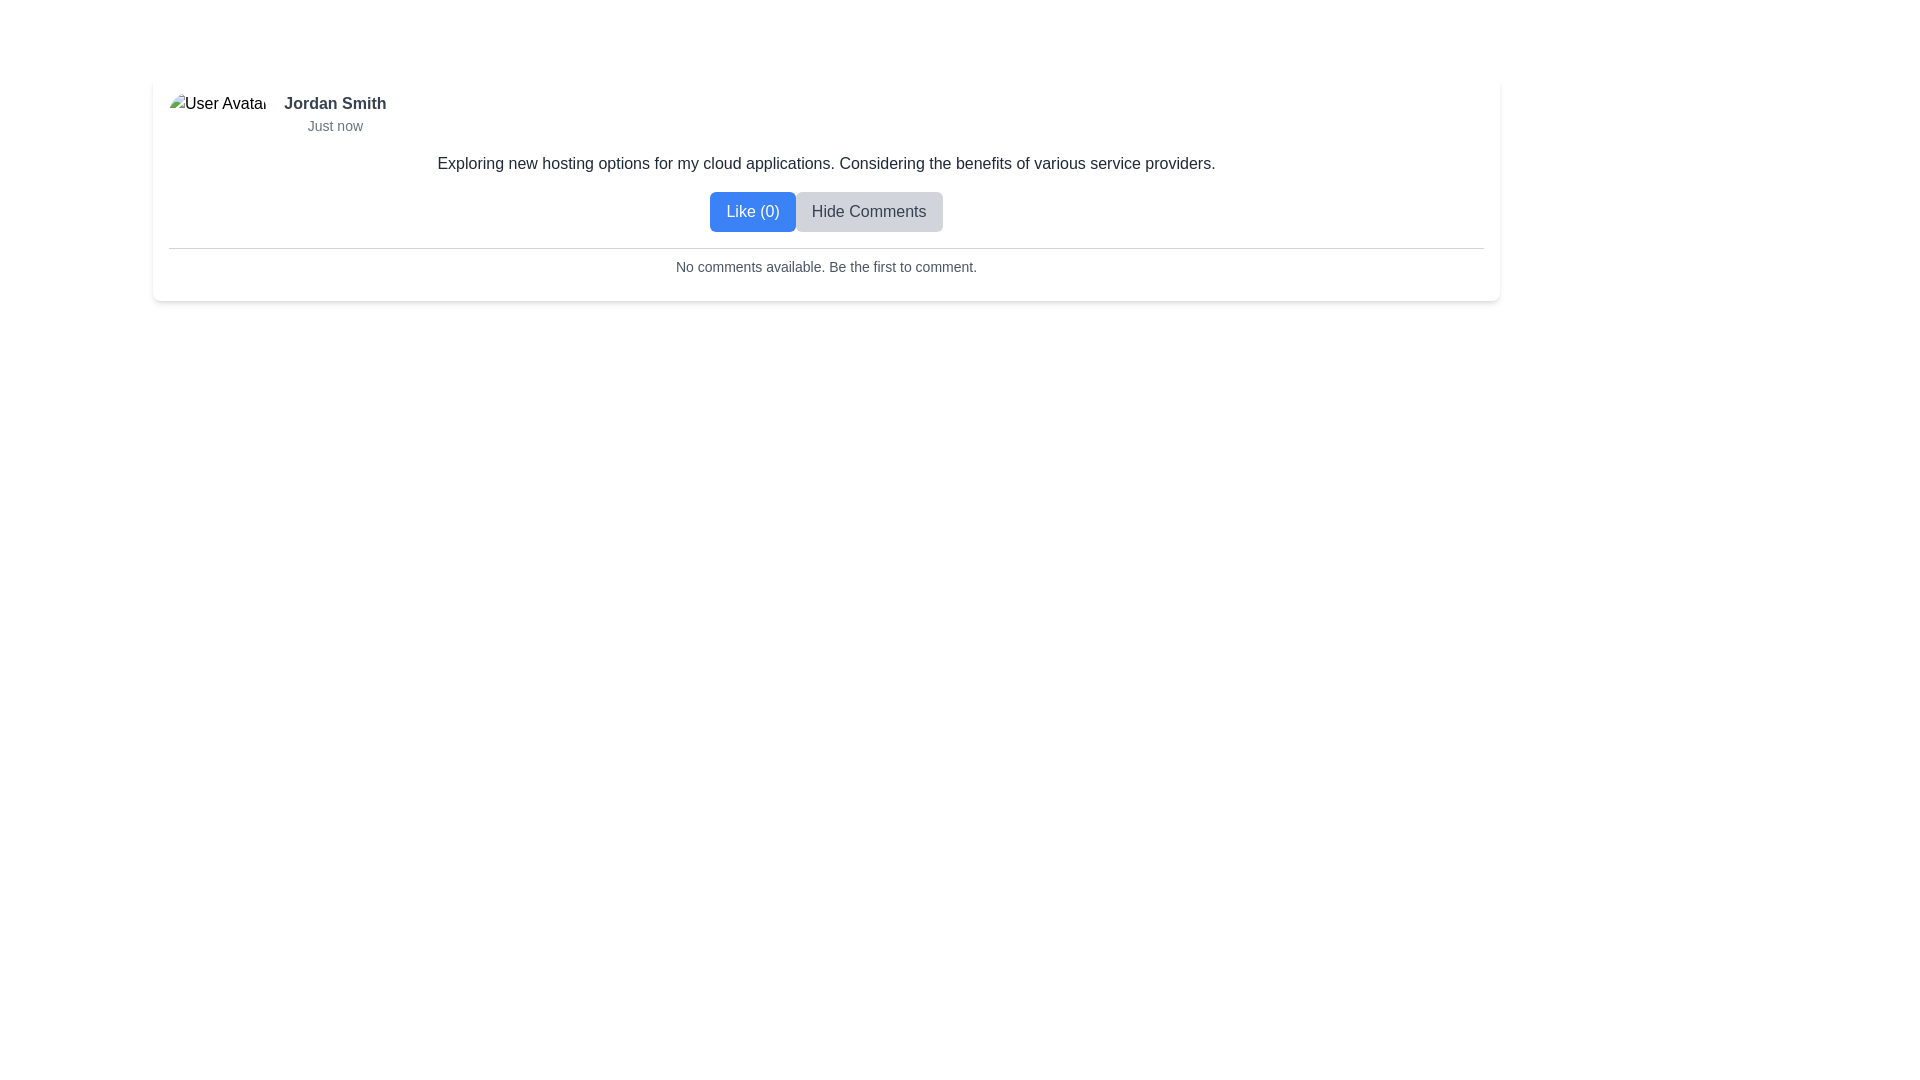 The image size is (1920, 1080). Describe the element at coordinates (869, 212) in the screenshot. I see `the button that toggles the visibility of the comments section below the post by 'Jordan Smith'` at that location.